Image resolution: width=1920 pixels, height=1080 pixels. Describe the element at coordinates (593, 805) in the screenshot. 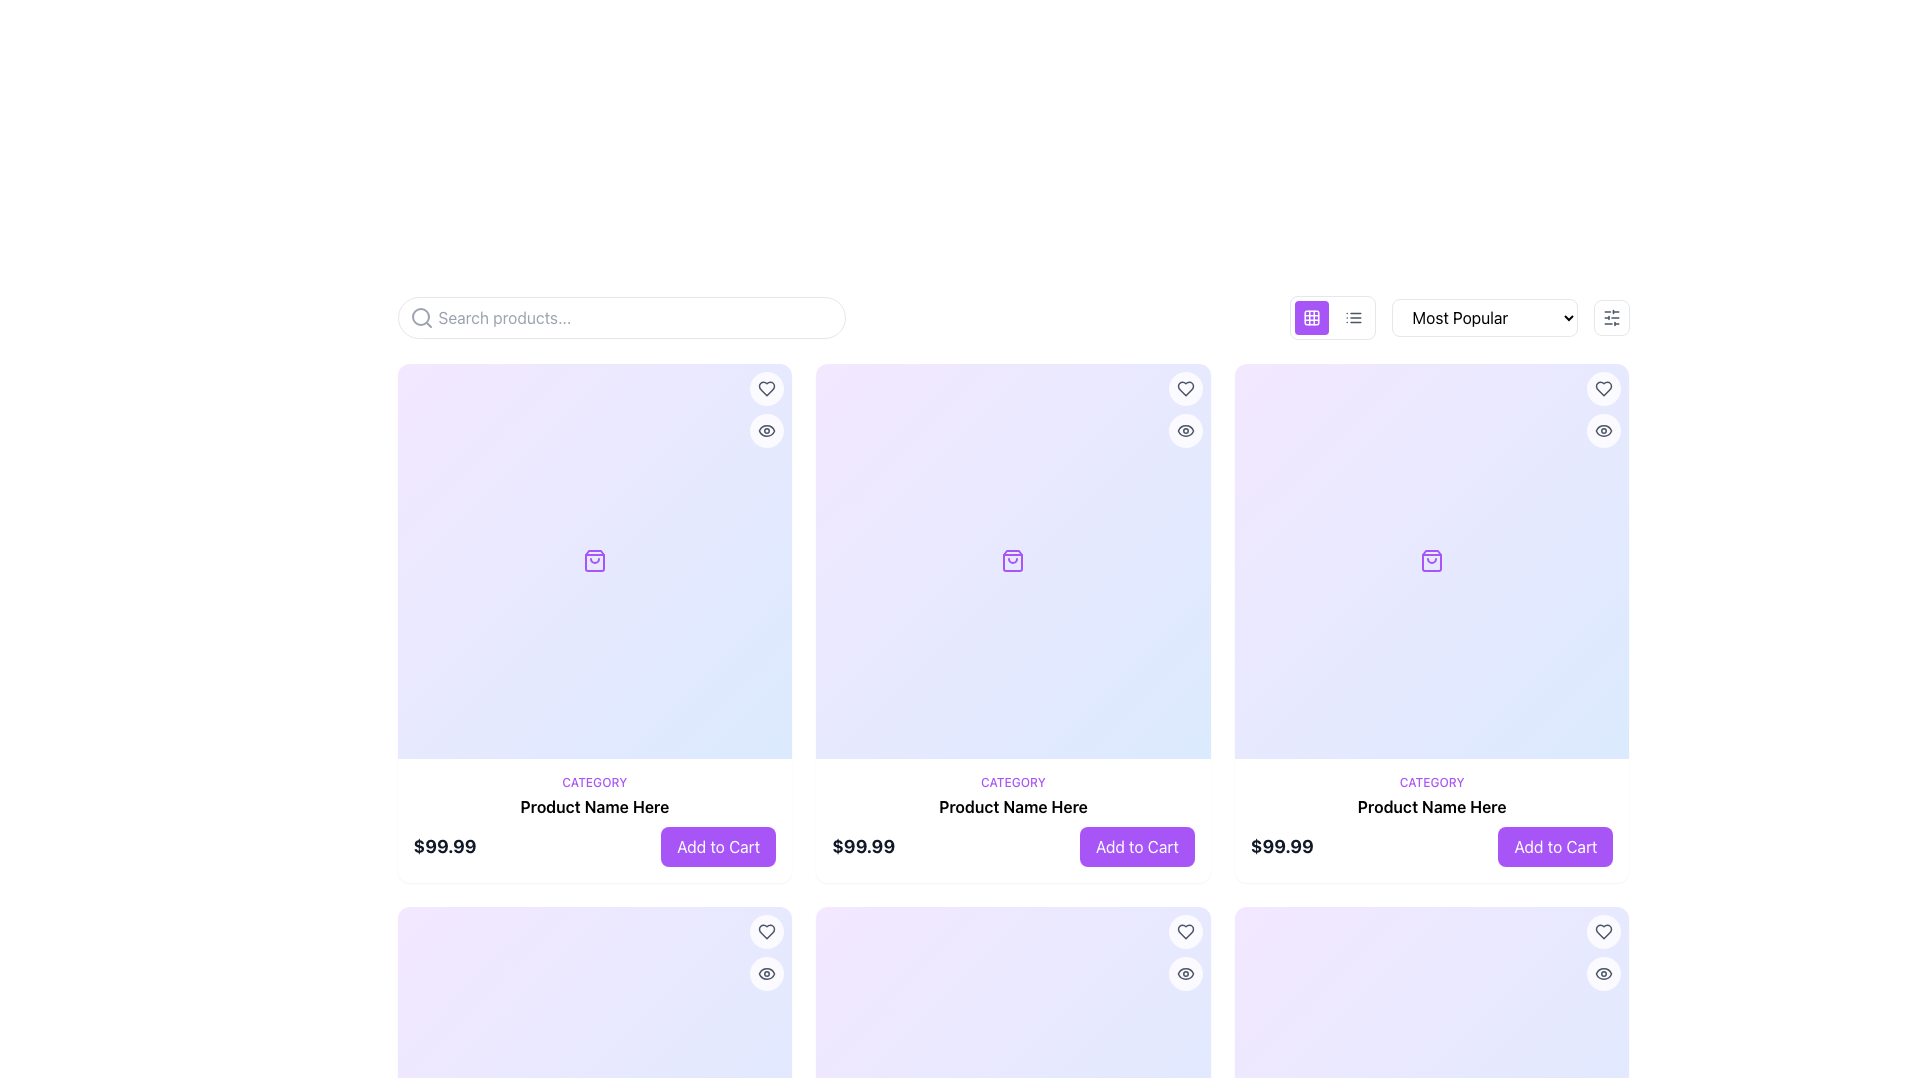

I see `the text label displaying 'Product Name Here', which is styled in bold and is located centrally within a card layout, positioned below the 'CATEGORY' label and above the price and 'Add to Cart' button` at that location.